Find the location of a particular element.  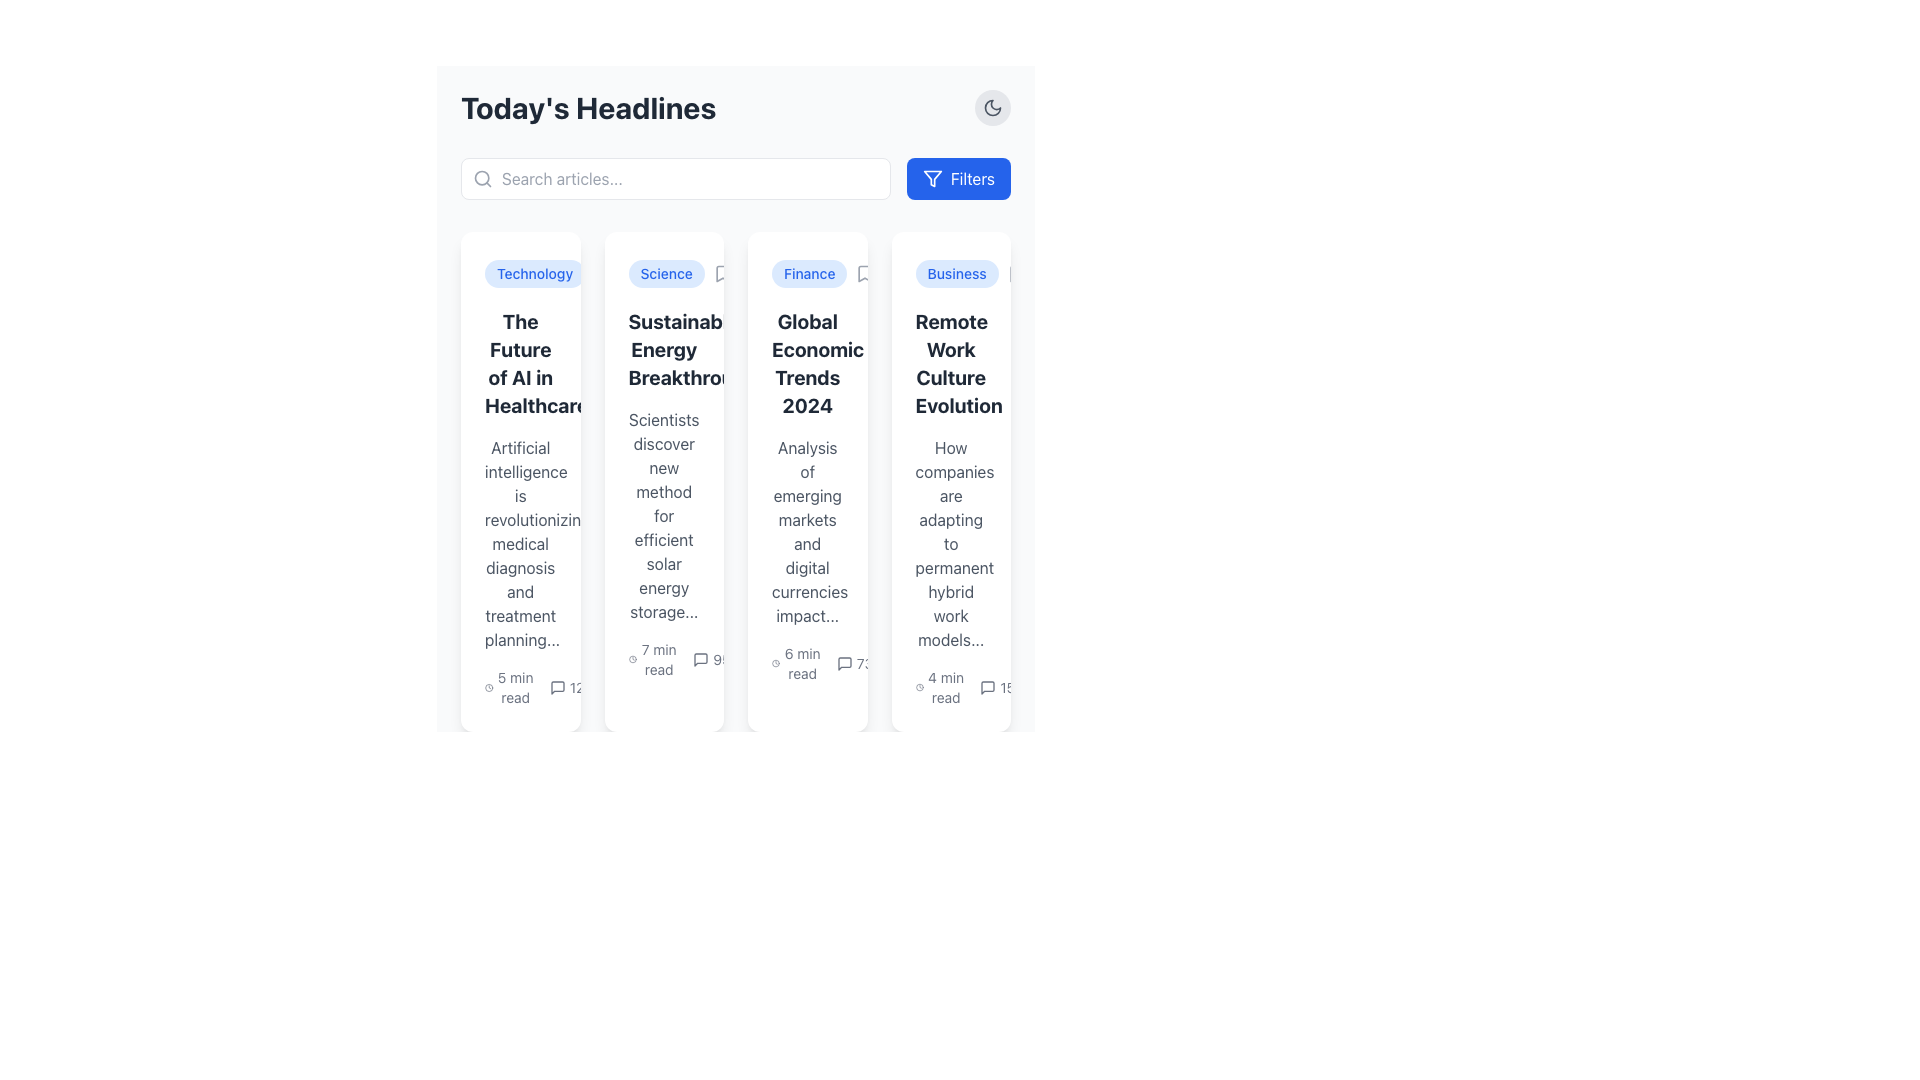

the text block that serves as an abstract or summary for the article, positioned below the title 'The Future of AI in Healthcare' and above the metadata section is located at coordinates (520, 543).